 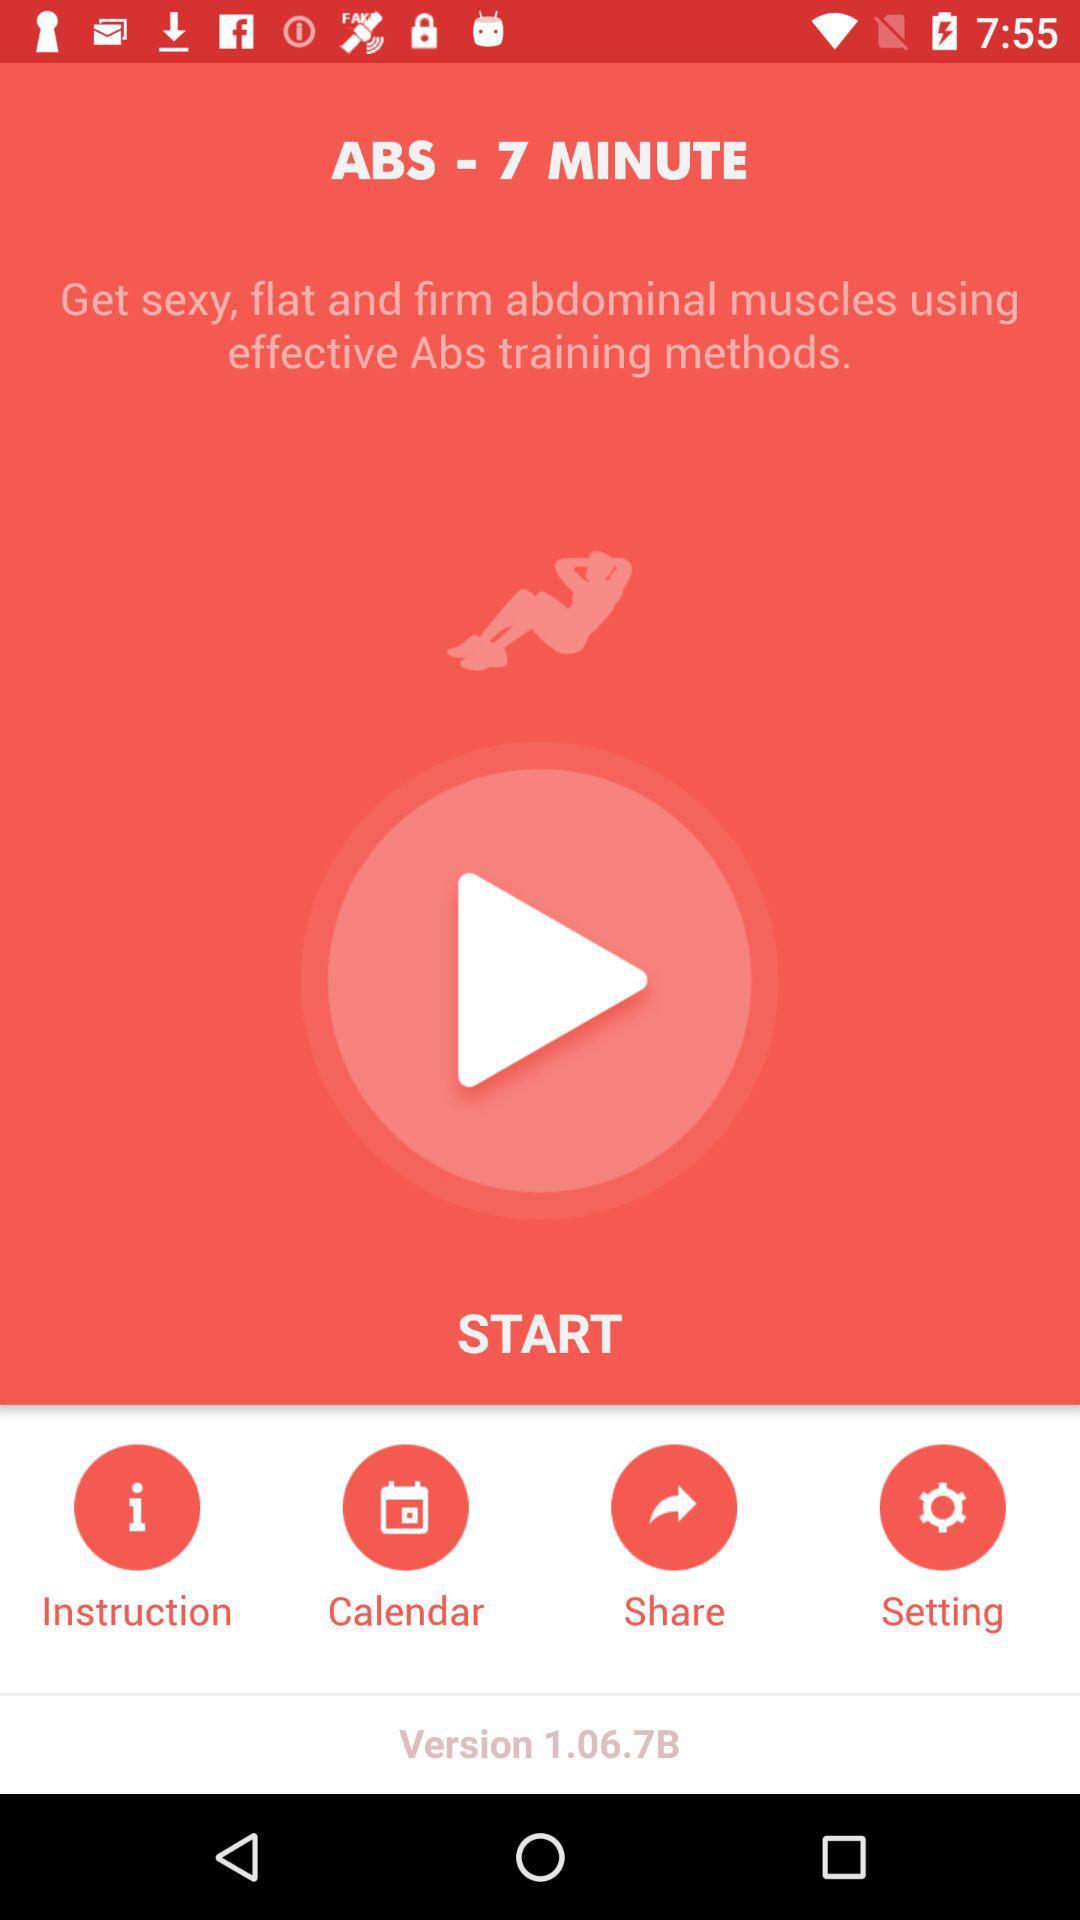 I want to click on icon next to the share, so click(x=405, y=1539).